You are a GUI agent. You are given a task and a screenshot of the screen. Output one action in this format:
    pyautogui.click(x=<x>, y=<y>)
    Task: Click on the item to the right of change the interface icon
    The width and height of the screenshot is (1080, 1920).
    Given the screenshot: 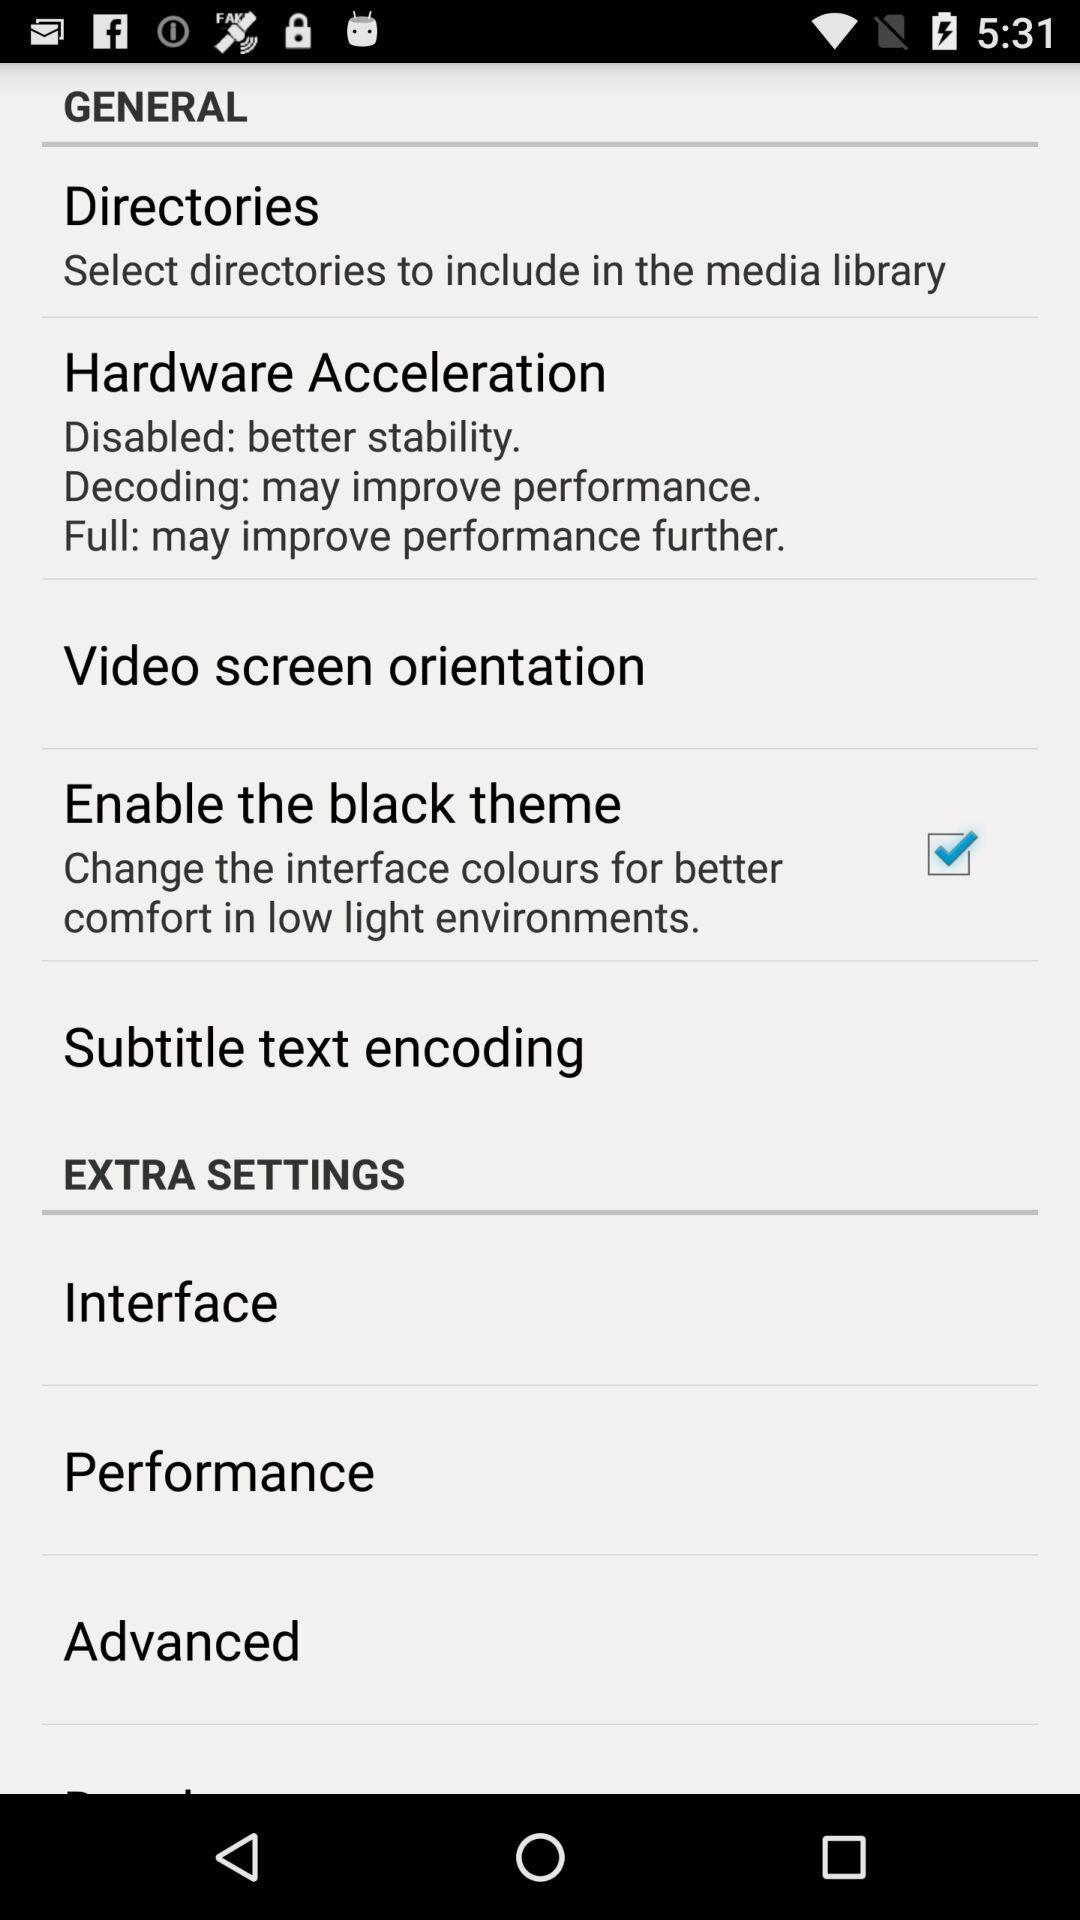 What is the action you would take?
    pyautogui.click(x=947, y=854)
    